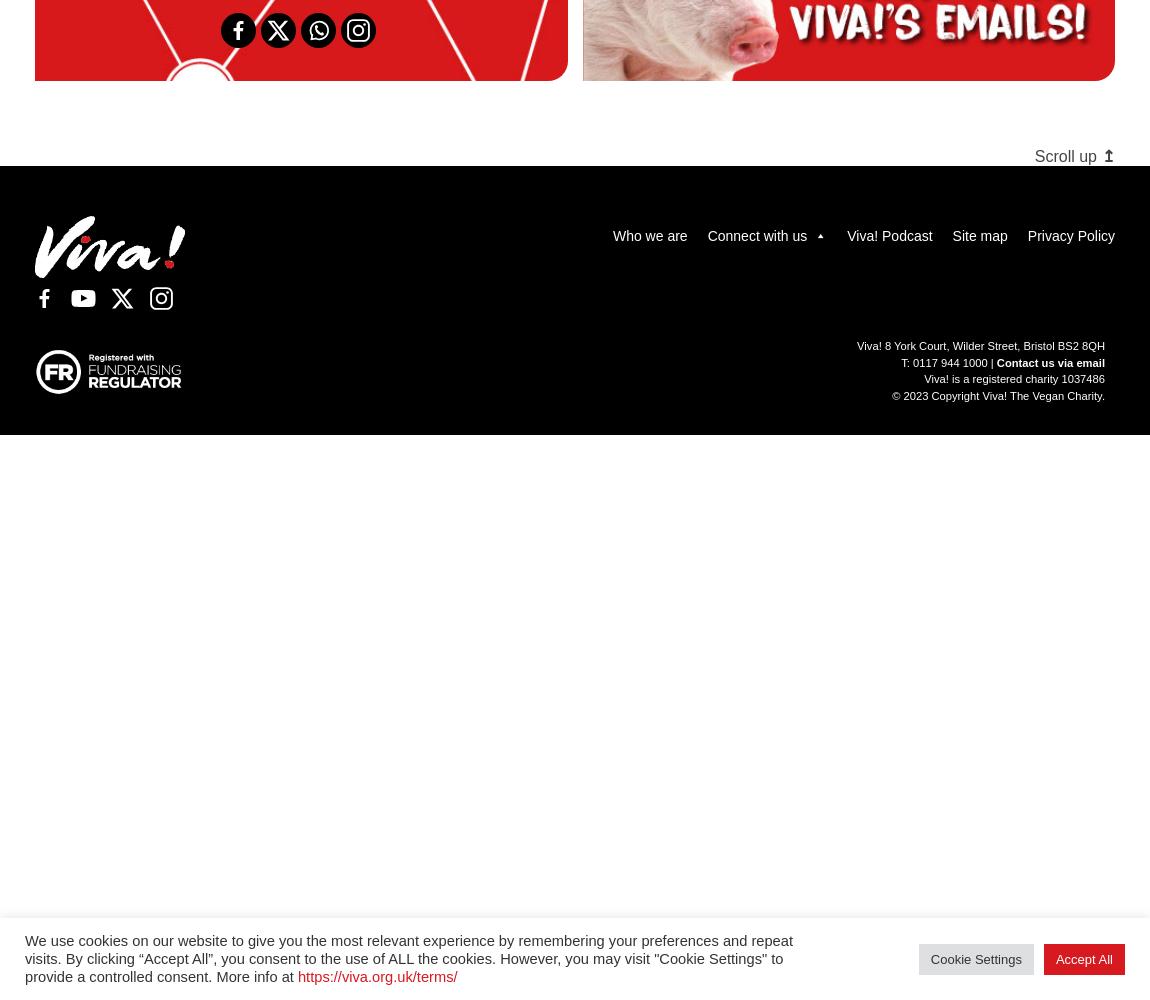 The width and height of the screenshot is (1150, 1000). Describe the element at coordinates (975, 957) in the screenshot. I see `'Cookie Settings'` at that location.